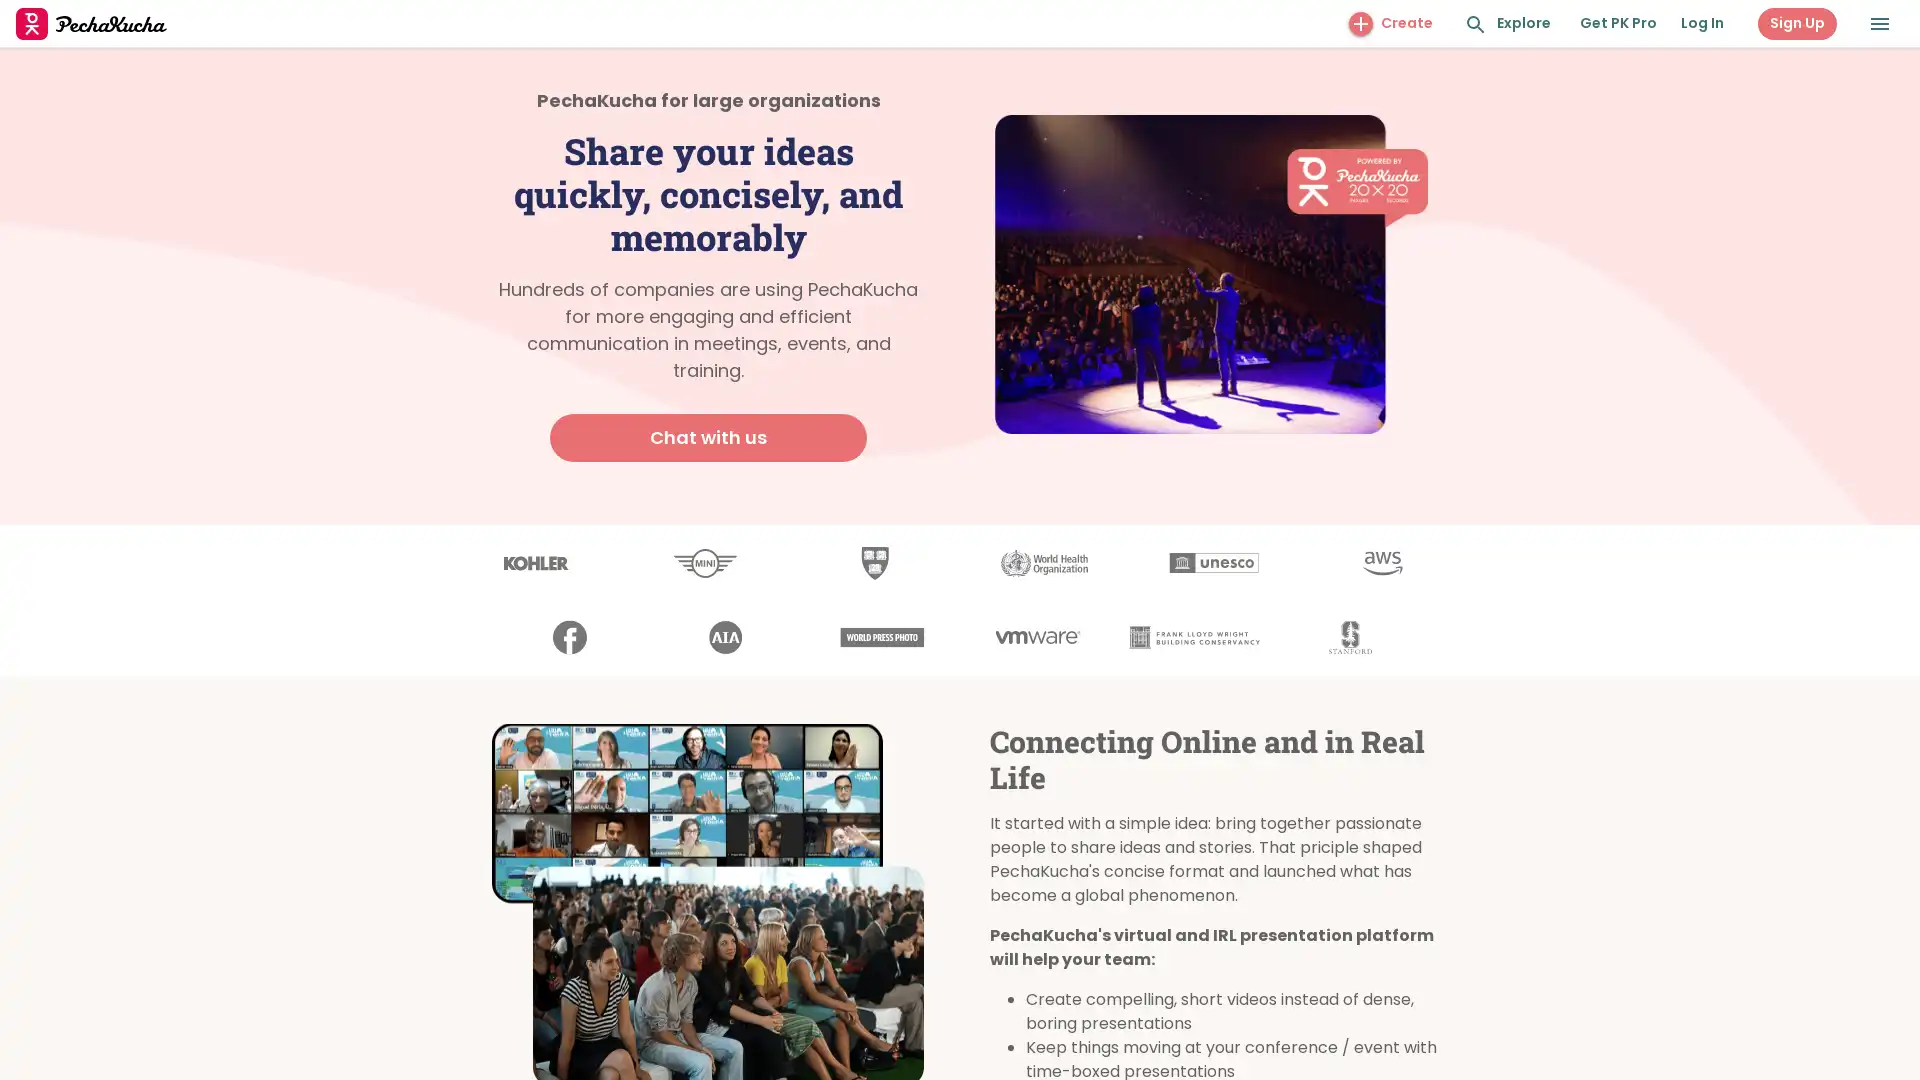 This screenshot has height=1080, width=1920. Describe the element at coordinates (1797, 23) in the screenshot. I see `Sign Up` at that location.